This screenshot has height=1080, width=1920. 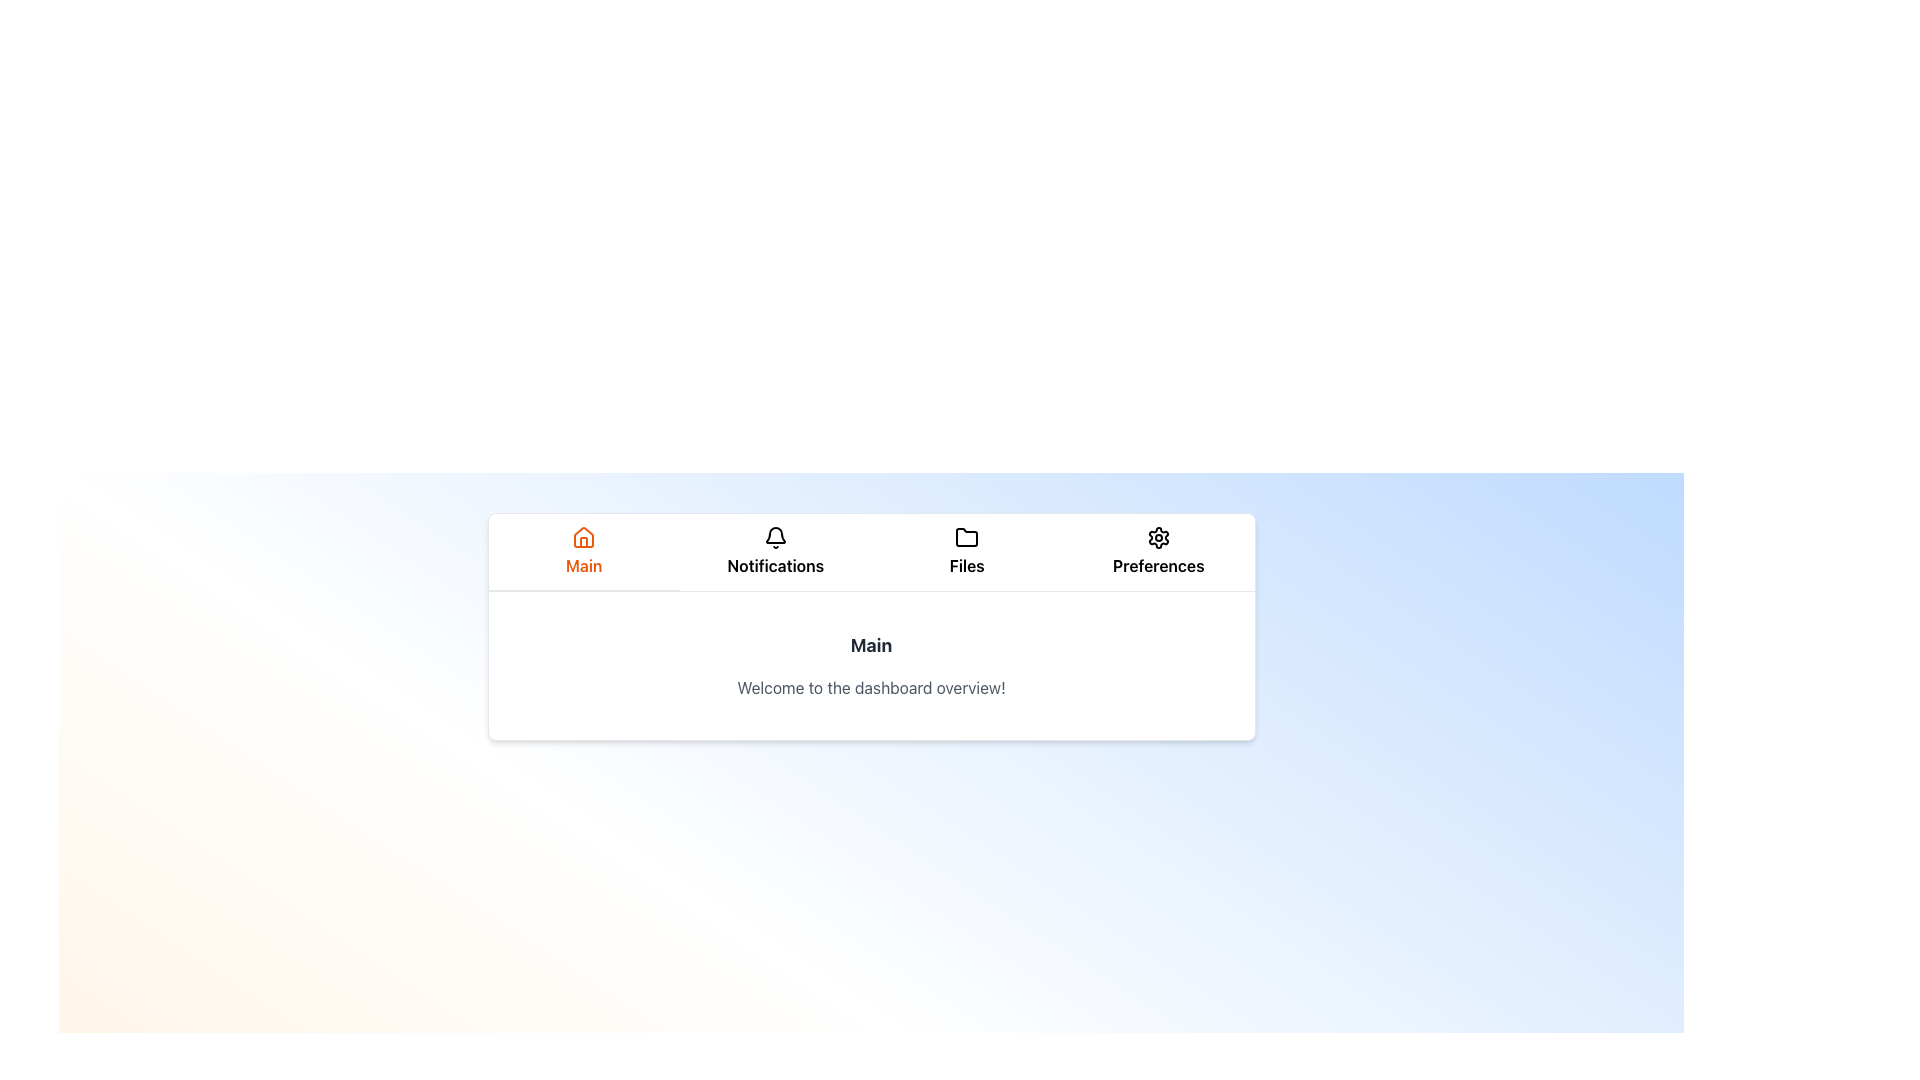 I want to click on the black outline folder icon located above the 'Files' text in the third segment of the horizontal navigation bar, so click(x=967, y=536).